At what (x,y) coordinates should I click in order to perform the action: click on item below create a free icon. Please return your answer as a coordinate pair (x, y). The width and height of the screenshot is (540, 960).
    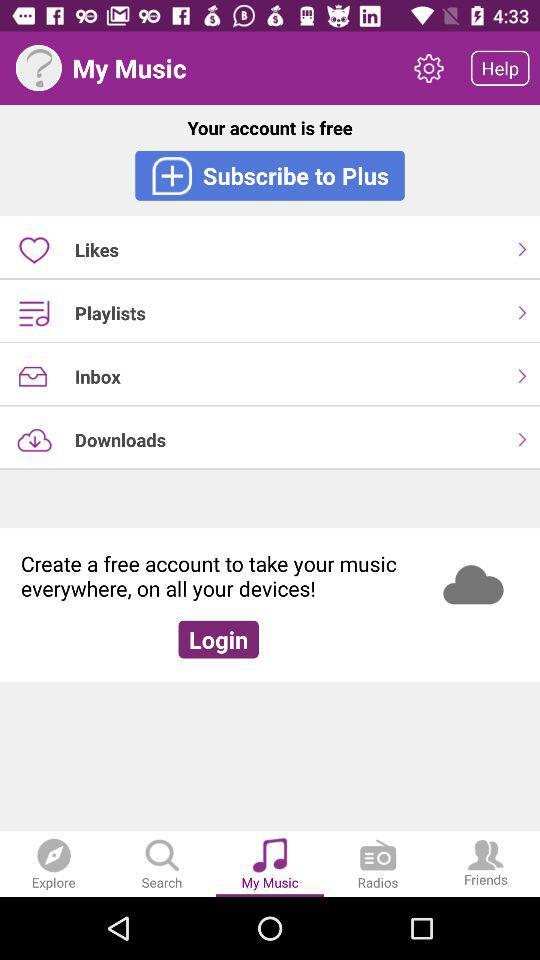
    Looking at the image, I should click on (217, 638).